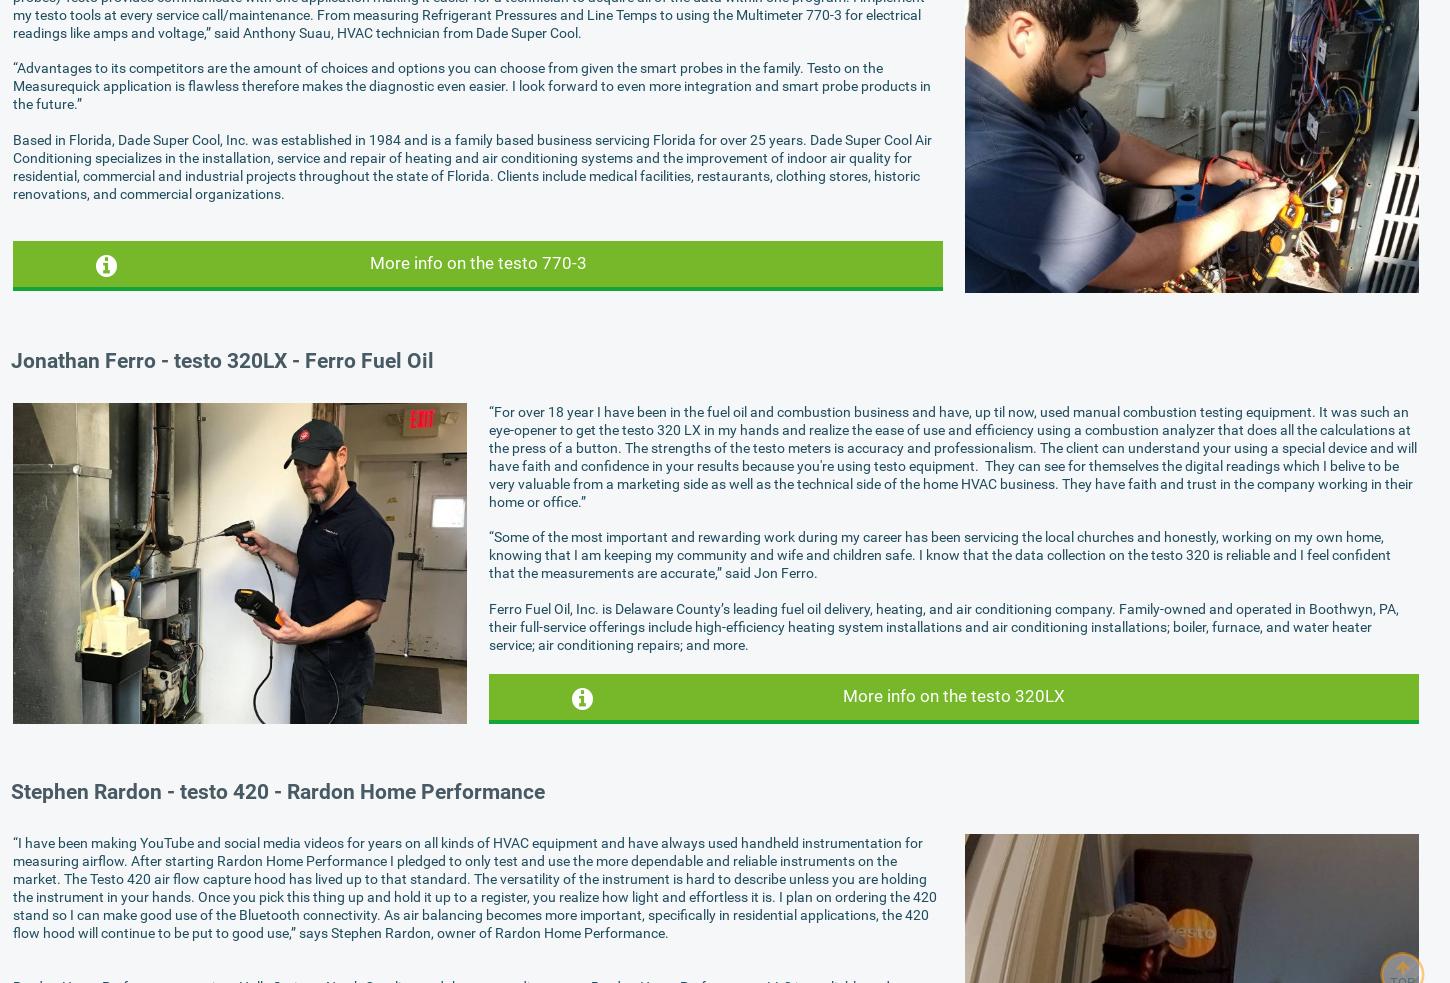 This screenshot has width=1450, height=983. I want to click on '“Some of the most important and rewarding work during my career has been servicing the local churches and honestly, working on my own home, knowing that I am keeping my community and wife and children safe. I know that the data collection on the testo 320 is reliable and I feel confident that the measurements are accurate,” said Jon Ferro.', so click(939, 555).